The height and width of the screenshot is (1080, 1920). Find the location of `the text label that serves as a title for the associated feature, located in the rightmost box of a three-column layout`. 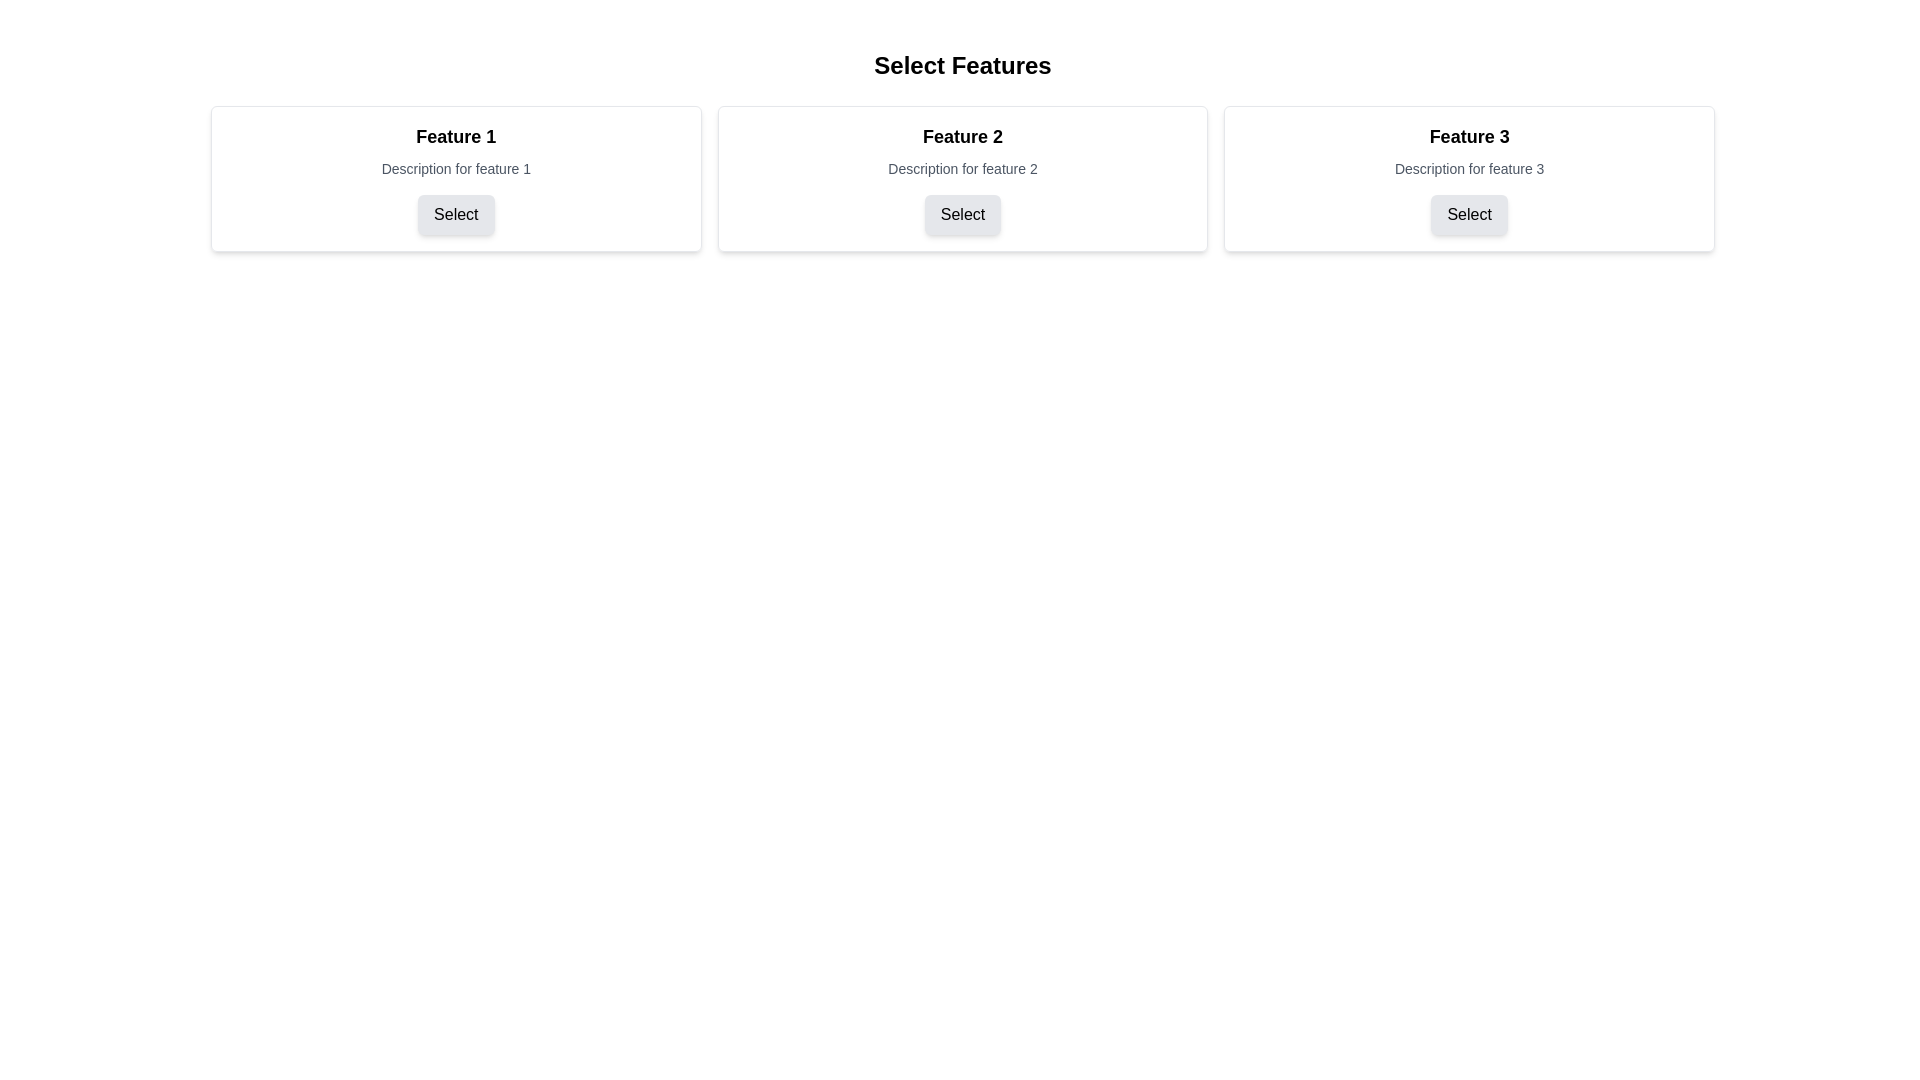

the text label that serves as a title for the associated feature, located in the rightmost box of a three-column layout is located at coordinates (1469, 136).